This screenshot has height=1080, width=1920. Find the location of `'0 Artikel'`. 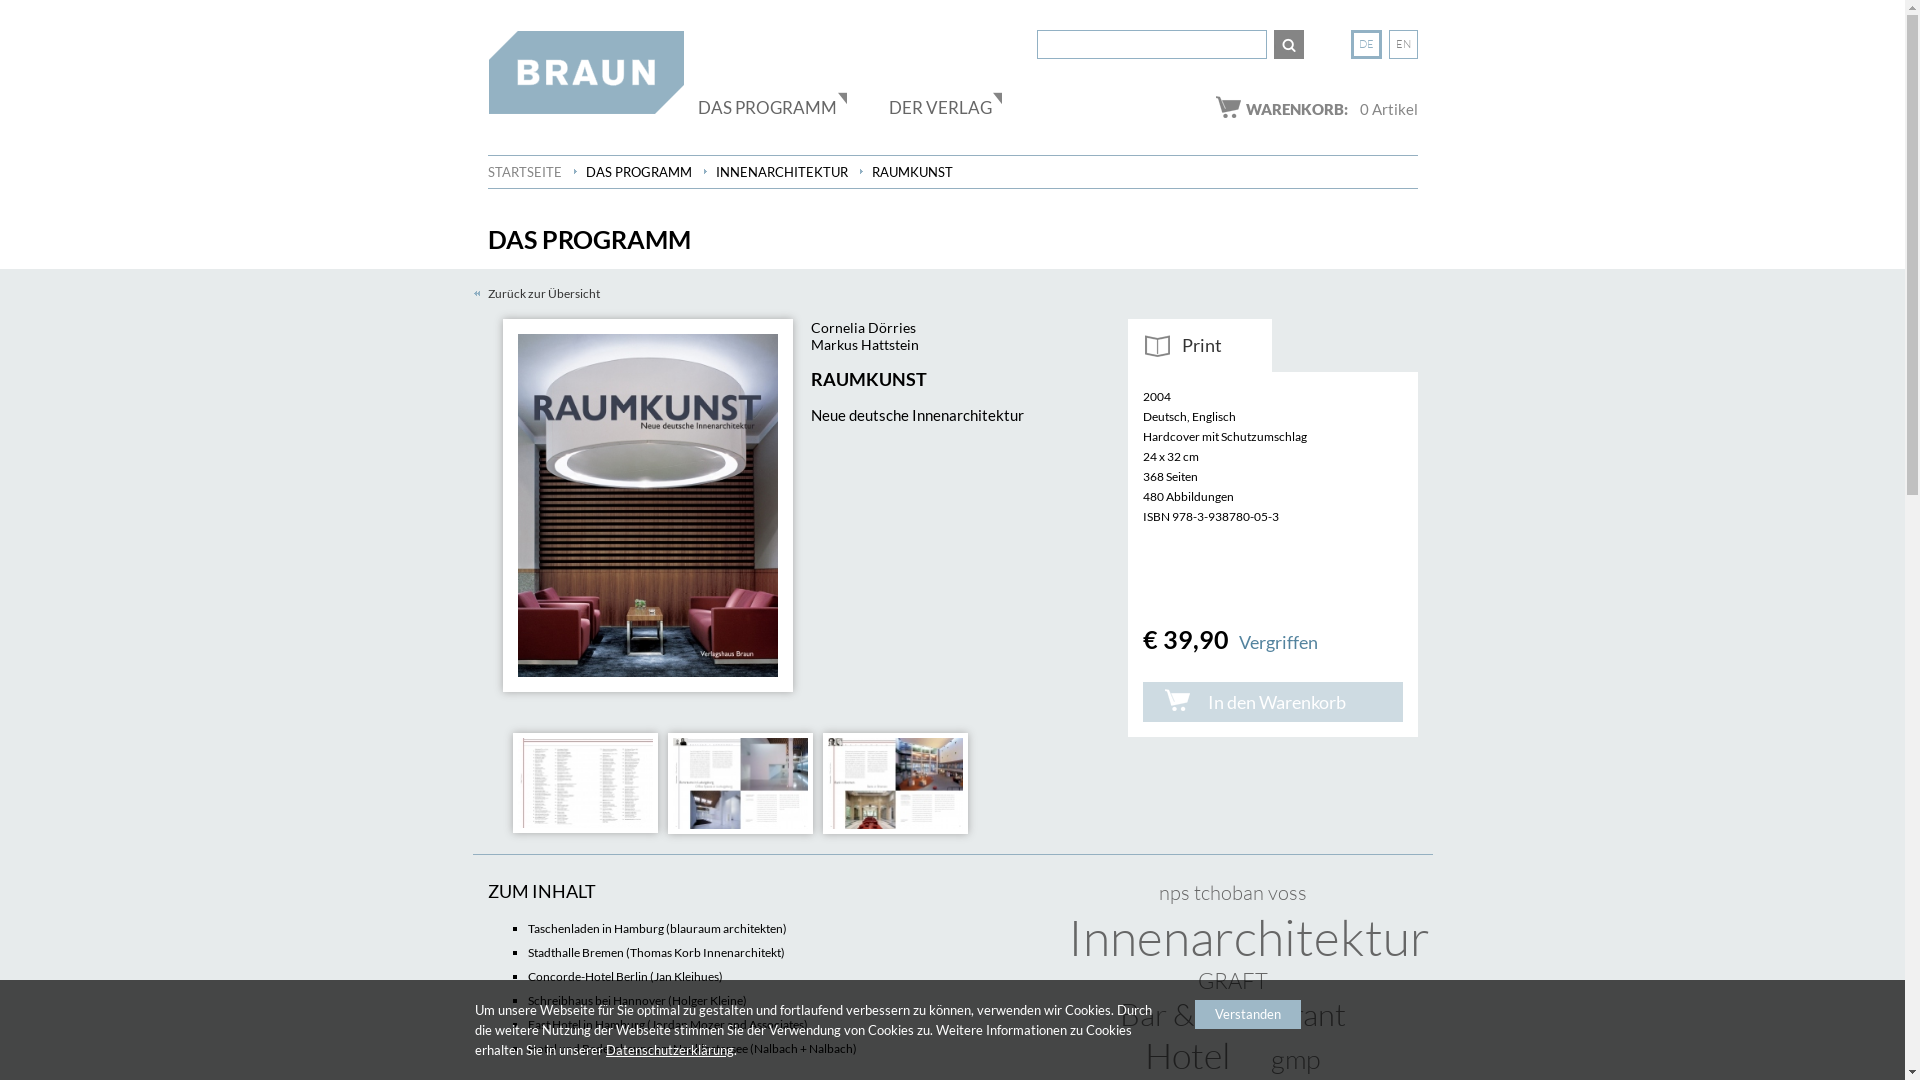

'0 Artikel' is located at coordinates (1359, 108).